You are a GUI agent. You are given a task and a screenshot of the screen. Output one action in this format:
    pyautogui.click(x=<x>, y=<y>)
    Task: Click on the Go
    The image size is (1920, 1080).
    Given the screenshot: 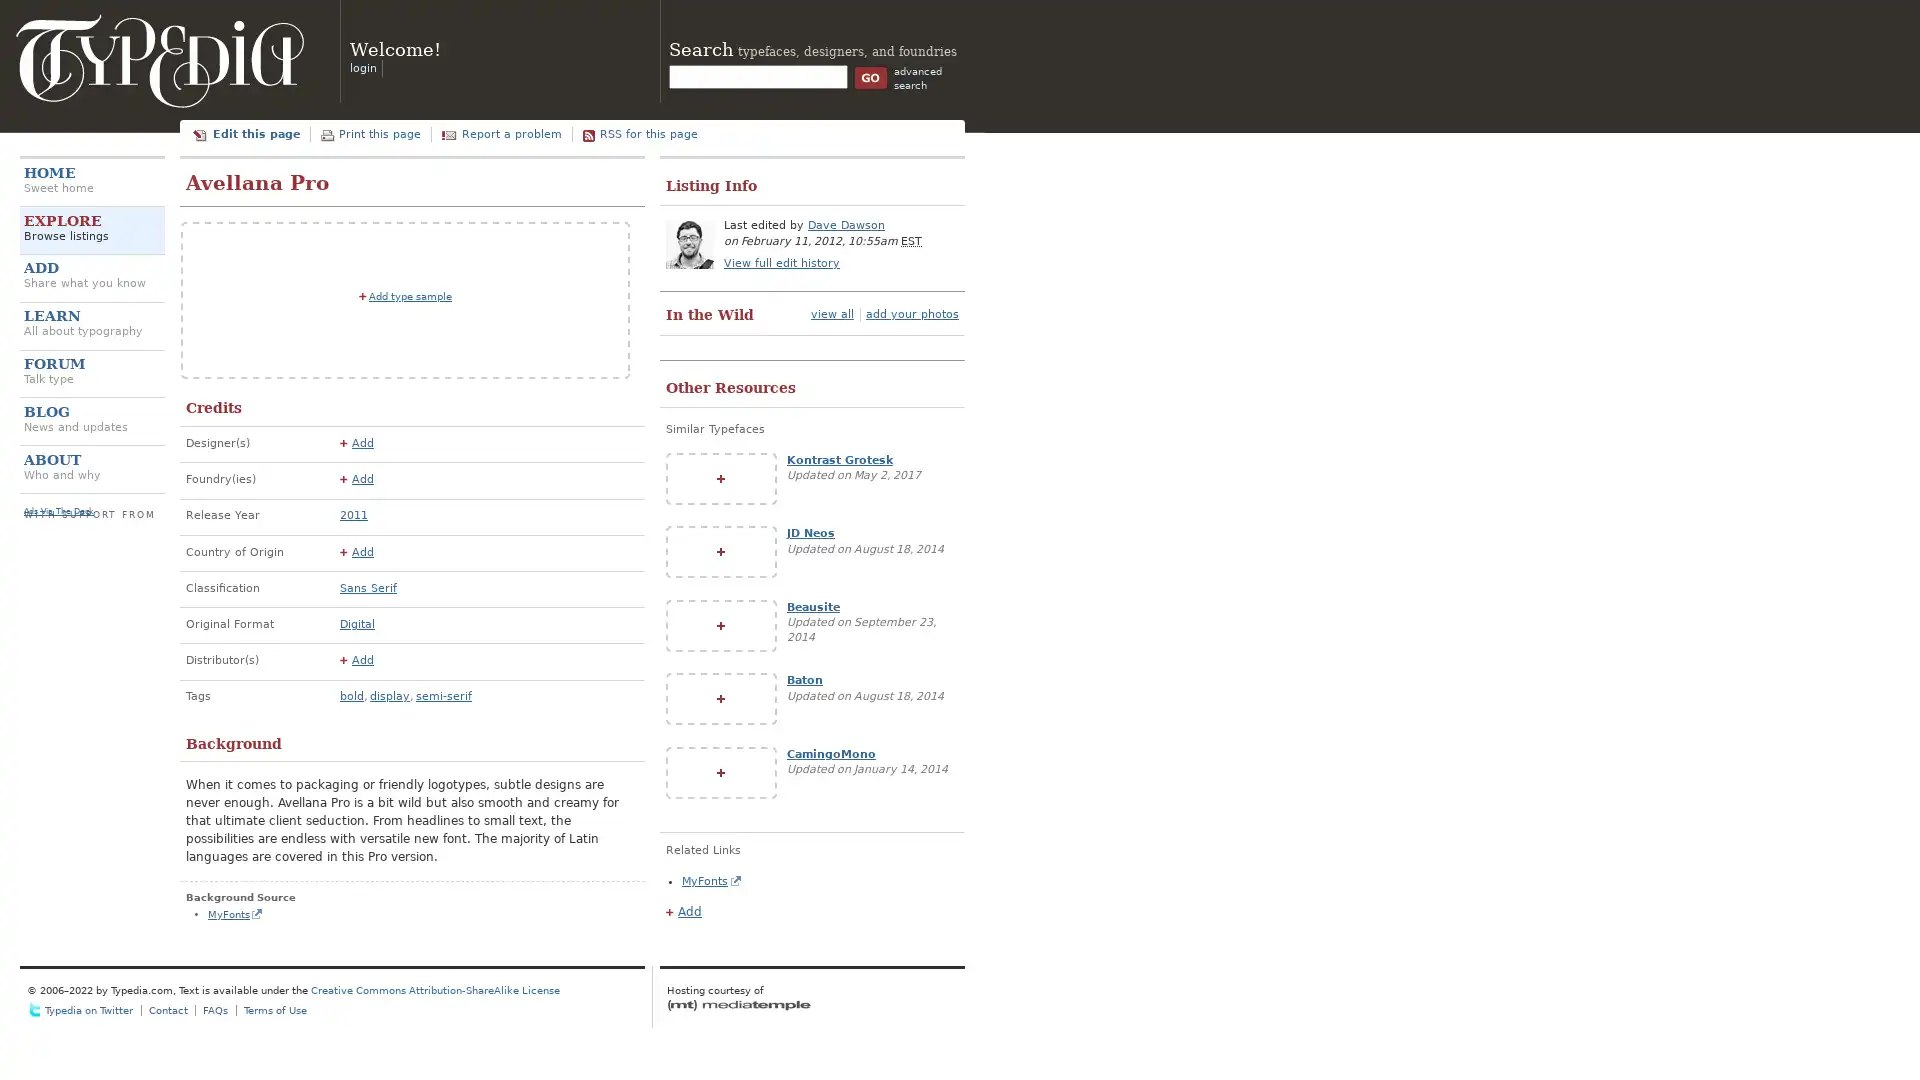 What is the action you would take?
    pyautogui.click(x=870, y=76)
    